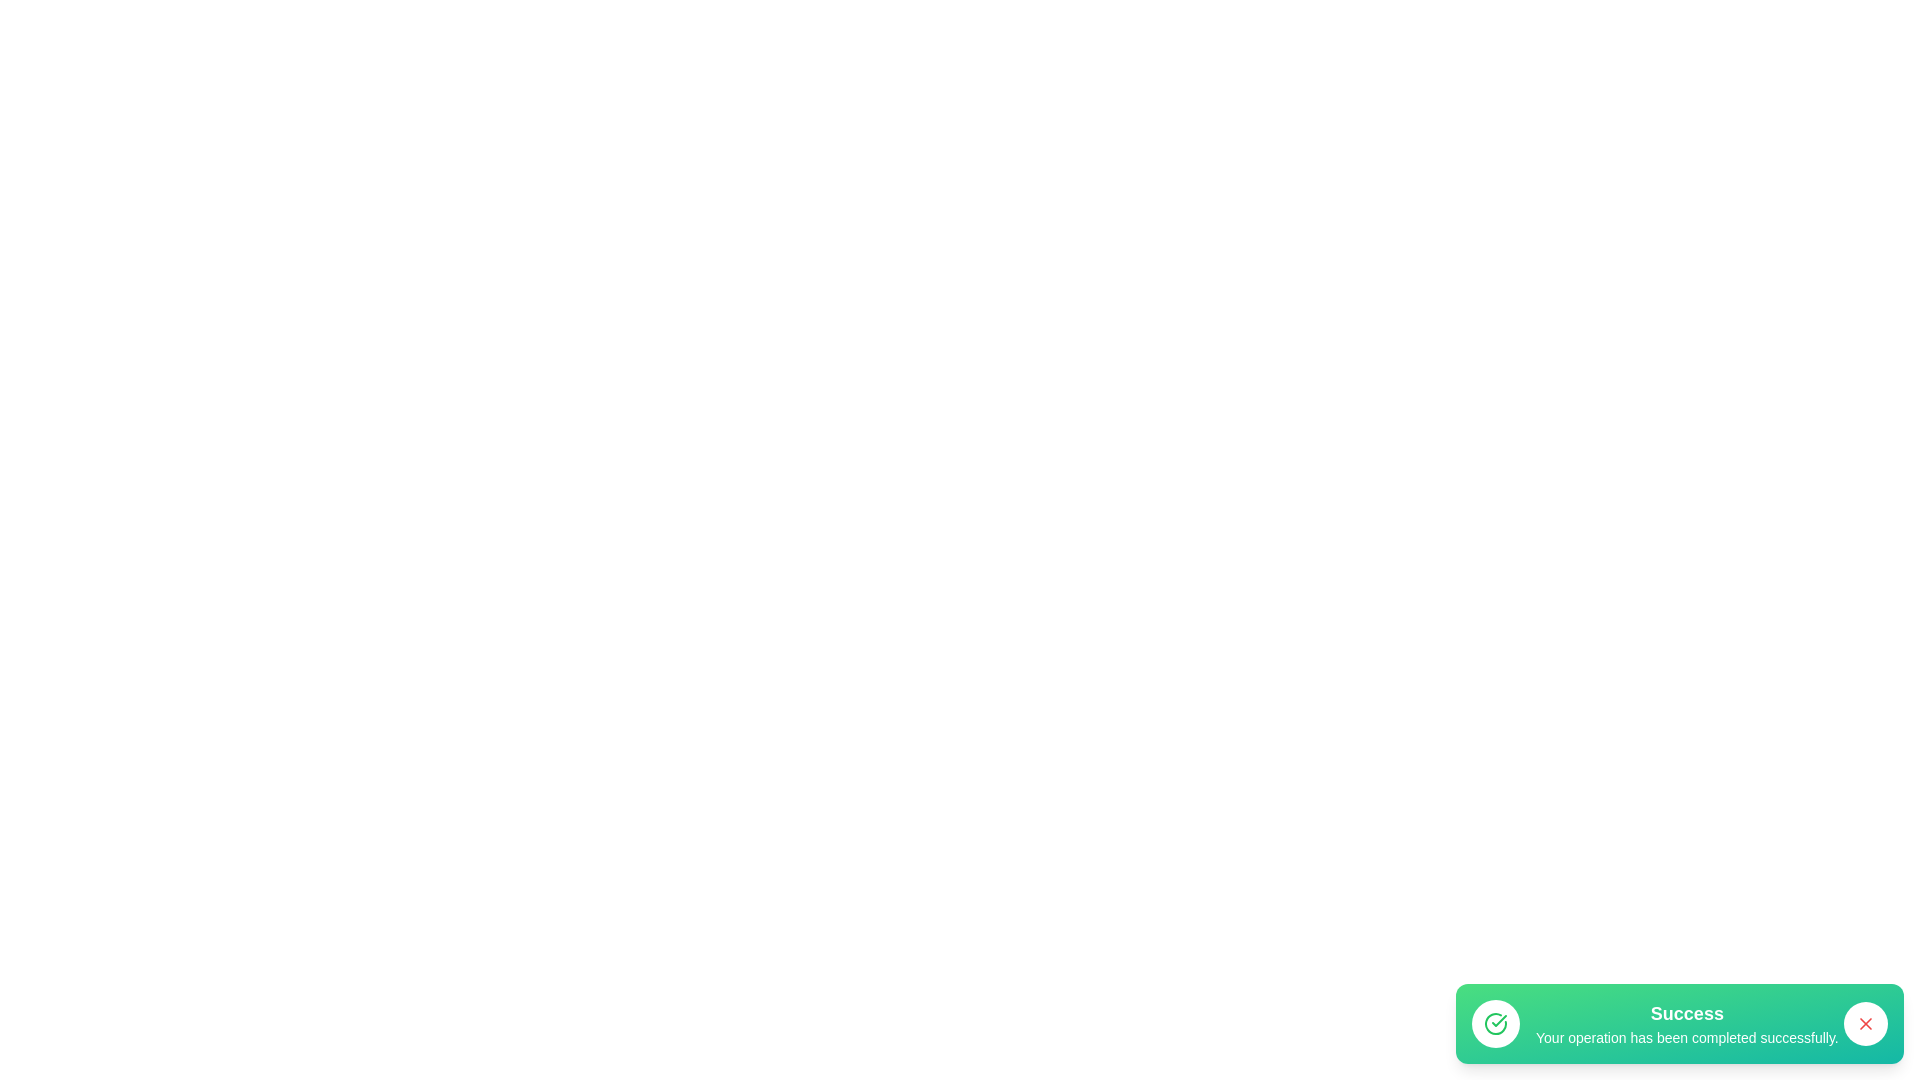 This screenshot has height=1080, width=1920. I want to click on the success icon to inspect it, so click(1496, 1023).